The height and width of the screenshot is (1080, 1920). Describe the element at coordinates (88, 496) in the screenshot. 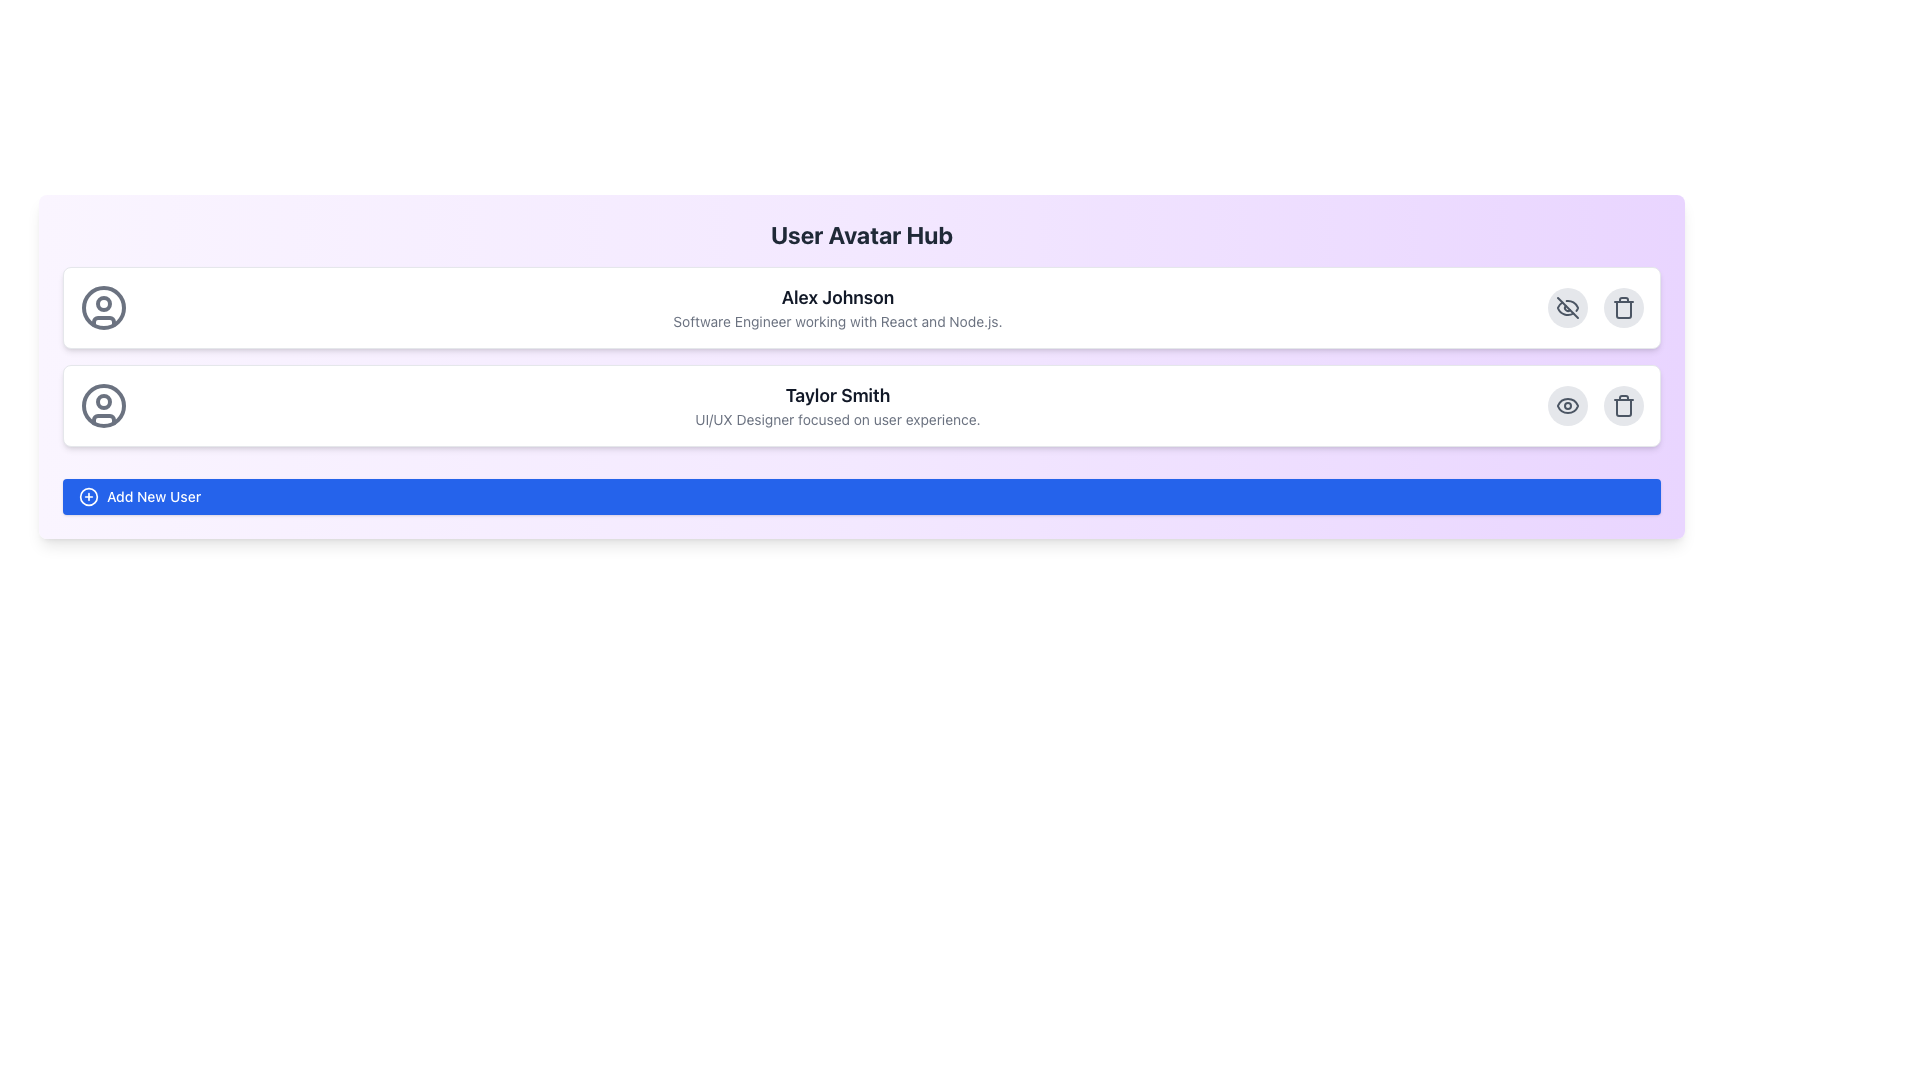

I see `the circular icon with a '+' symbol on the blue button labeled 'Add New User' to initiate the action of adding a new user` at that location.